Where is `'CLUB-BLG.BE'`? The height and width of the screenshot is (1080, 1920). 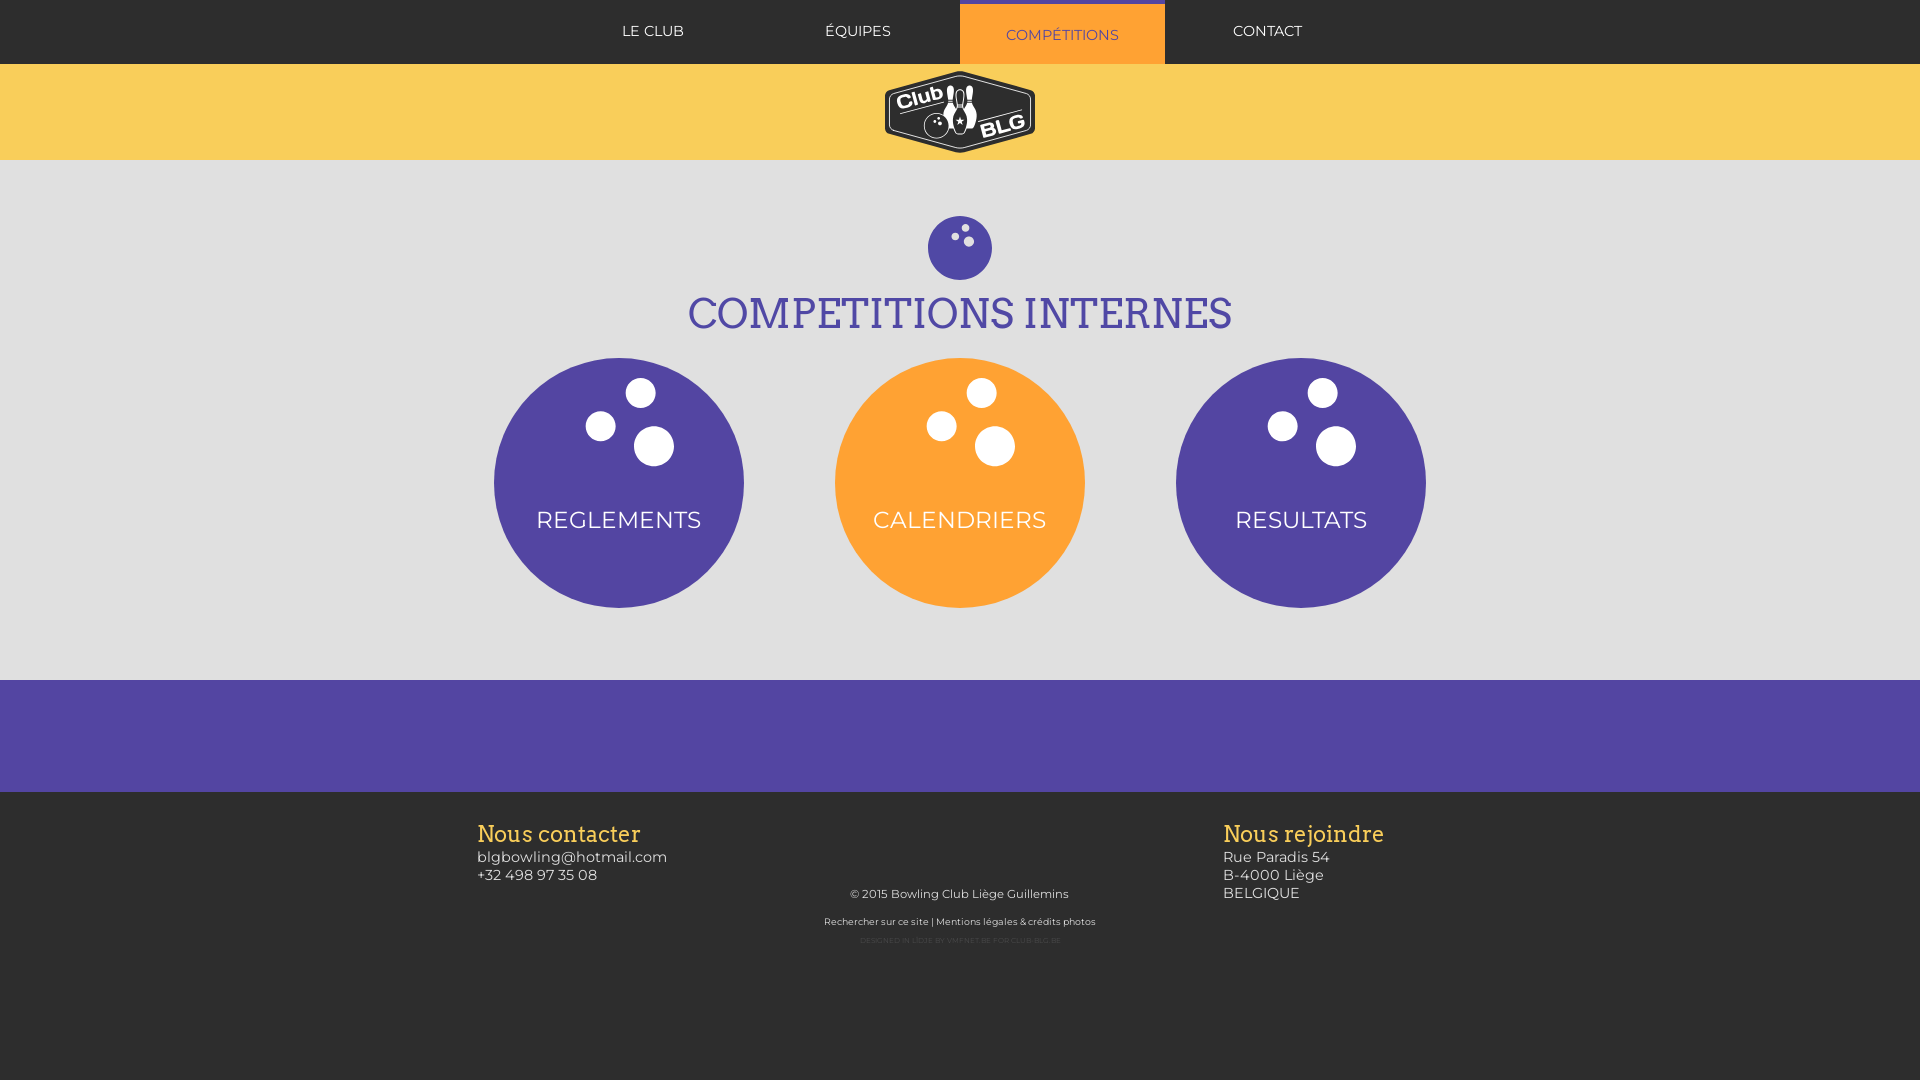 'CLUB-BLG.BE' is located at coordinates (1035, 940).